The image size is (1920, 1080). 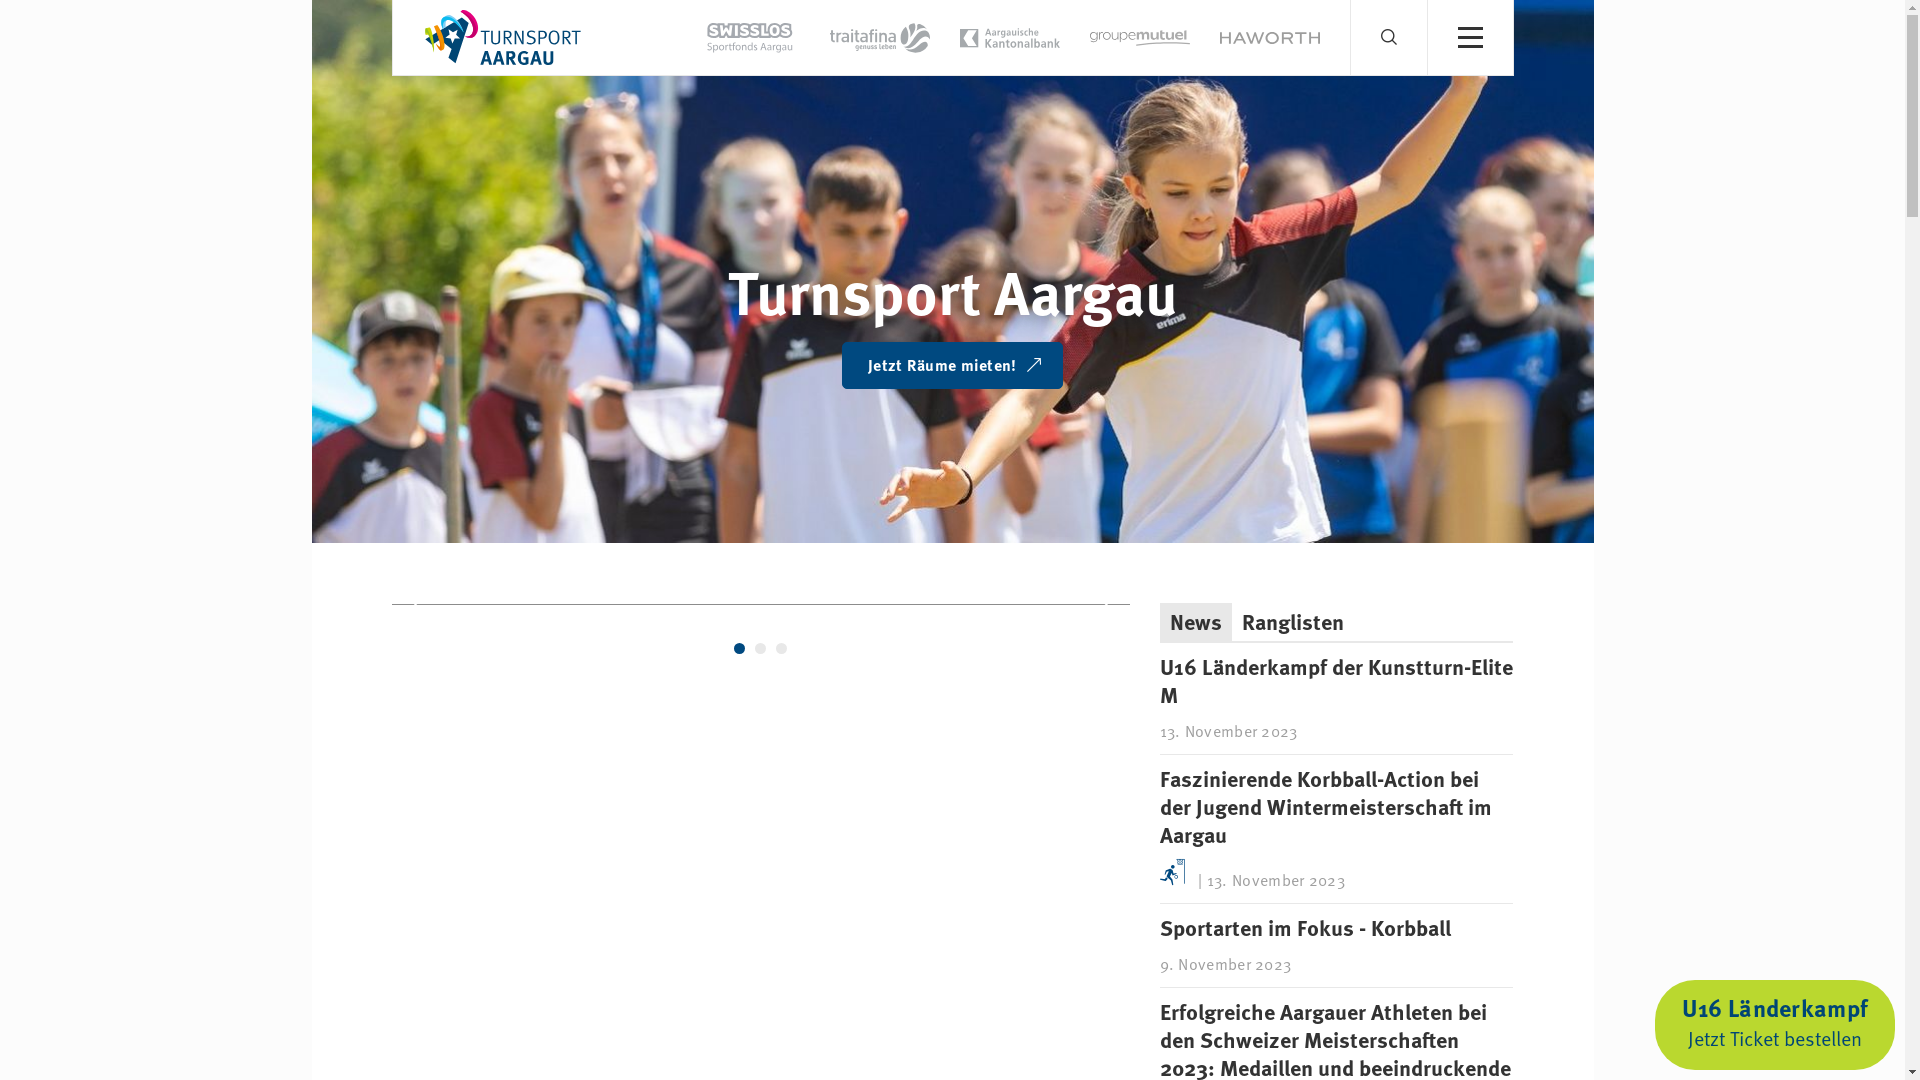 I want to click on 'Logo Aargauer Turnverband ATV', so click(x=411, y=37).